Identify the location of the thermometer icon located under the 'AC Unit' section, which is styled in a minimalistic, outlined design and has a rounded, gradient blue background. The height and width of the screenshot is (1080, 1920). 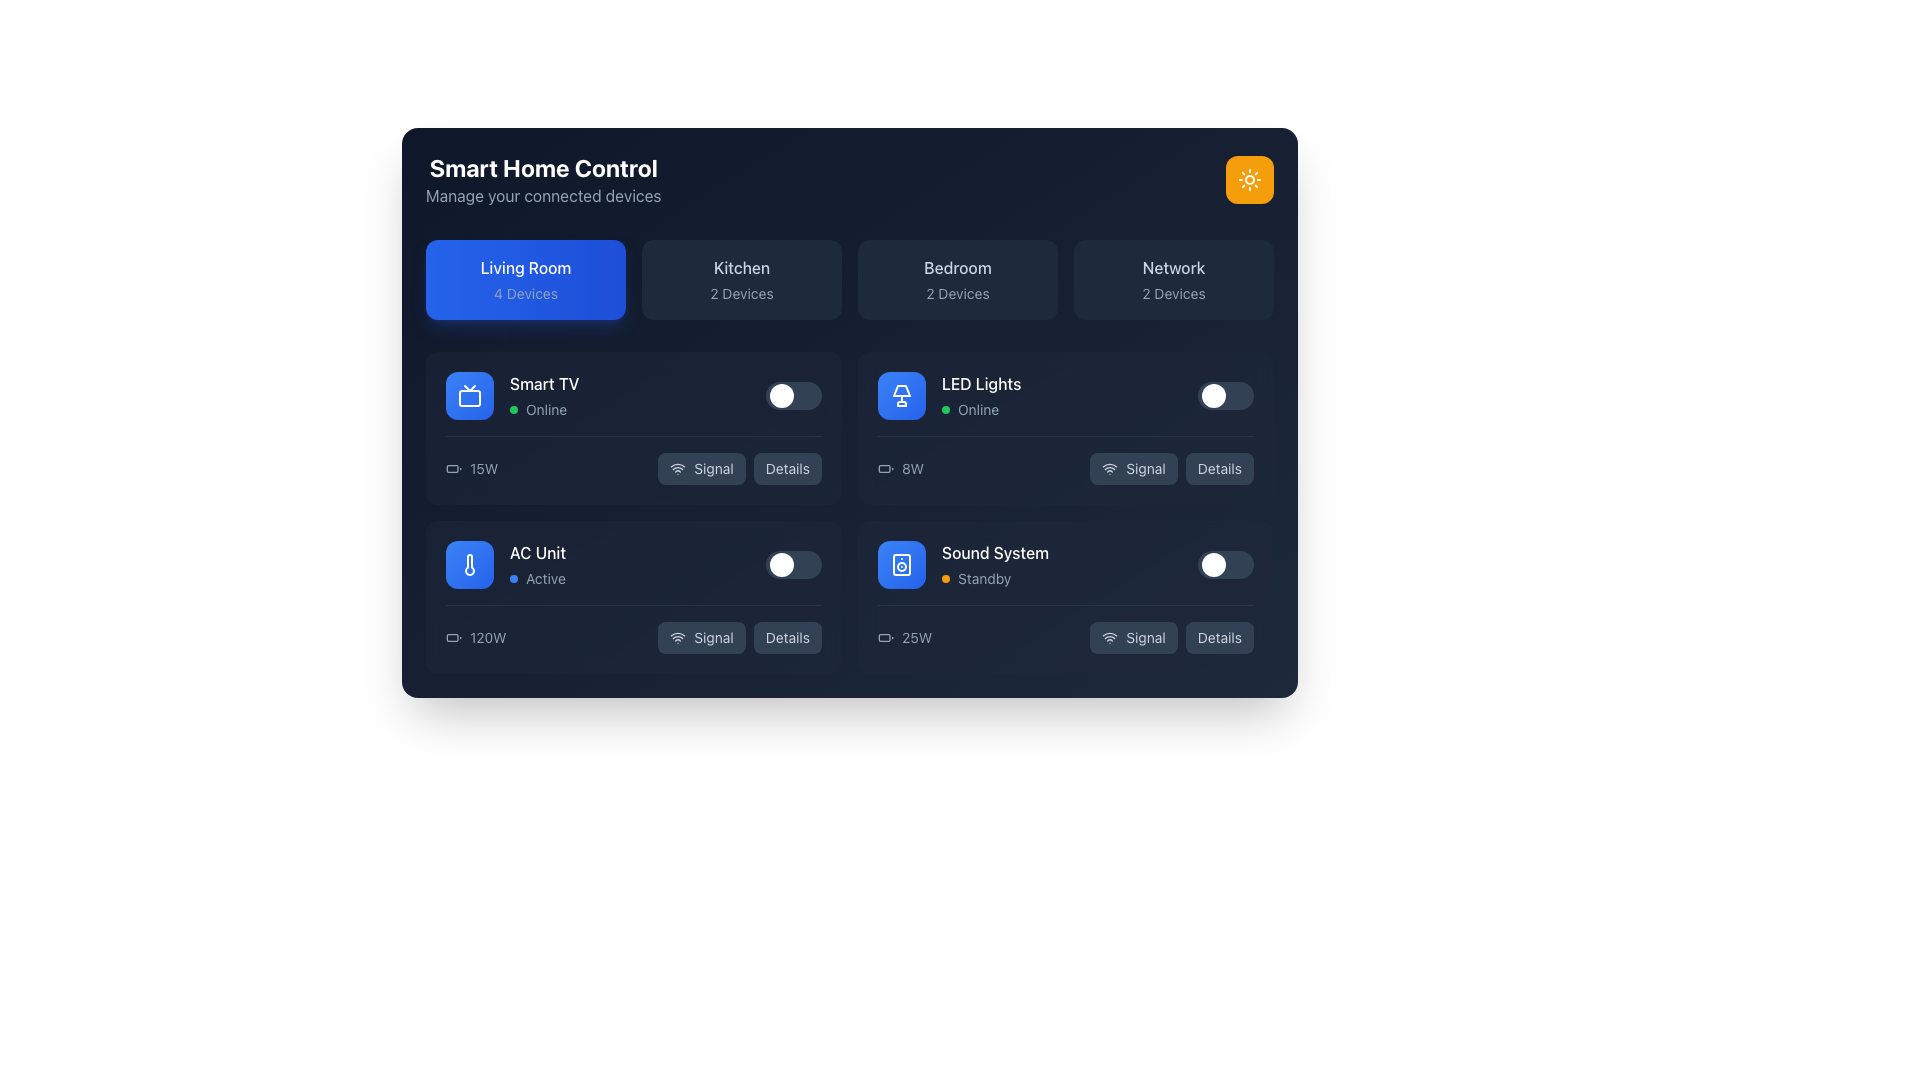
(469, 564).